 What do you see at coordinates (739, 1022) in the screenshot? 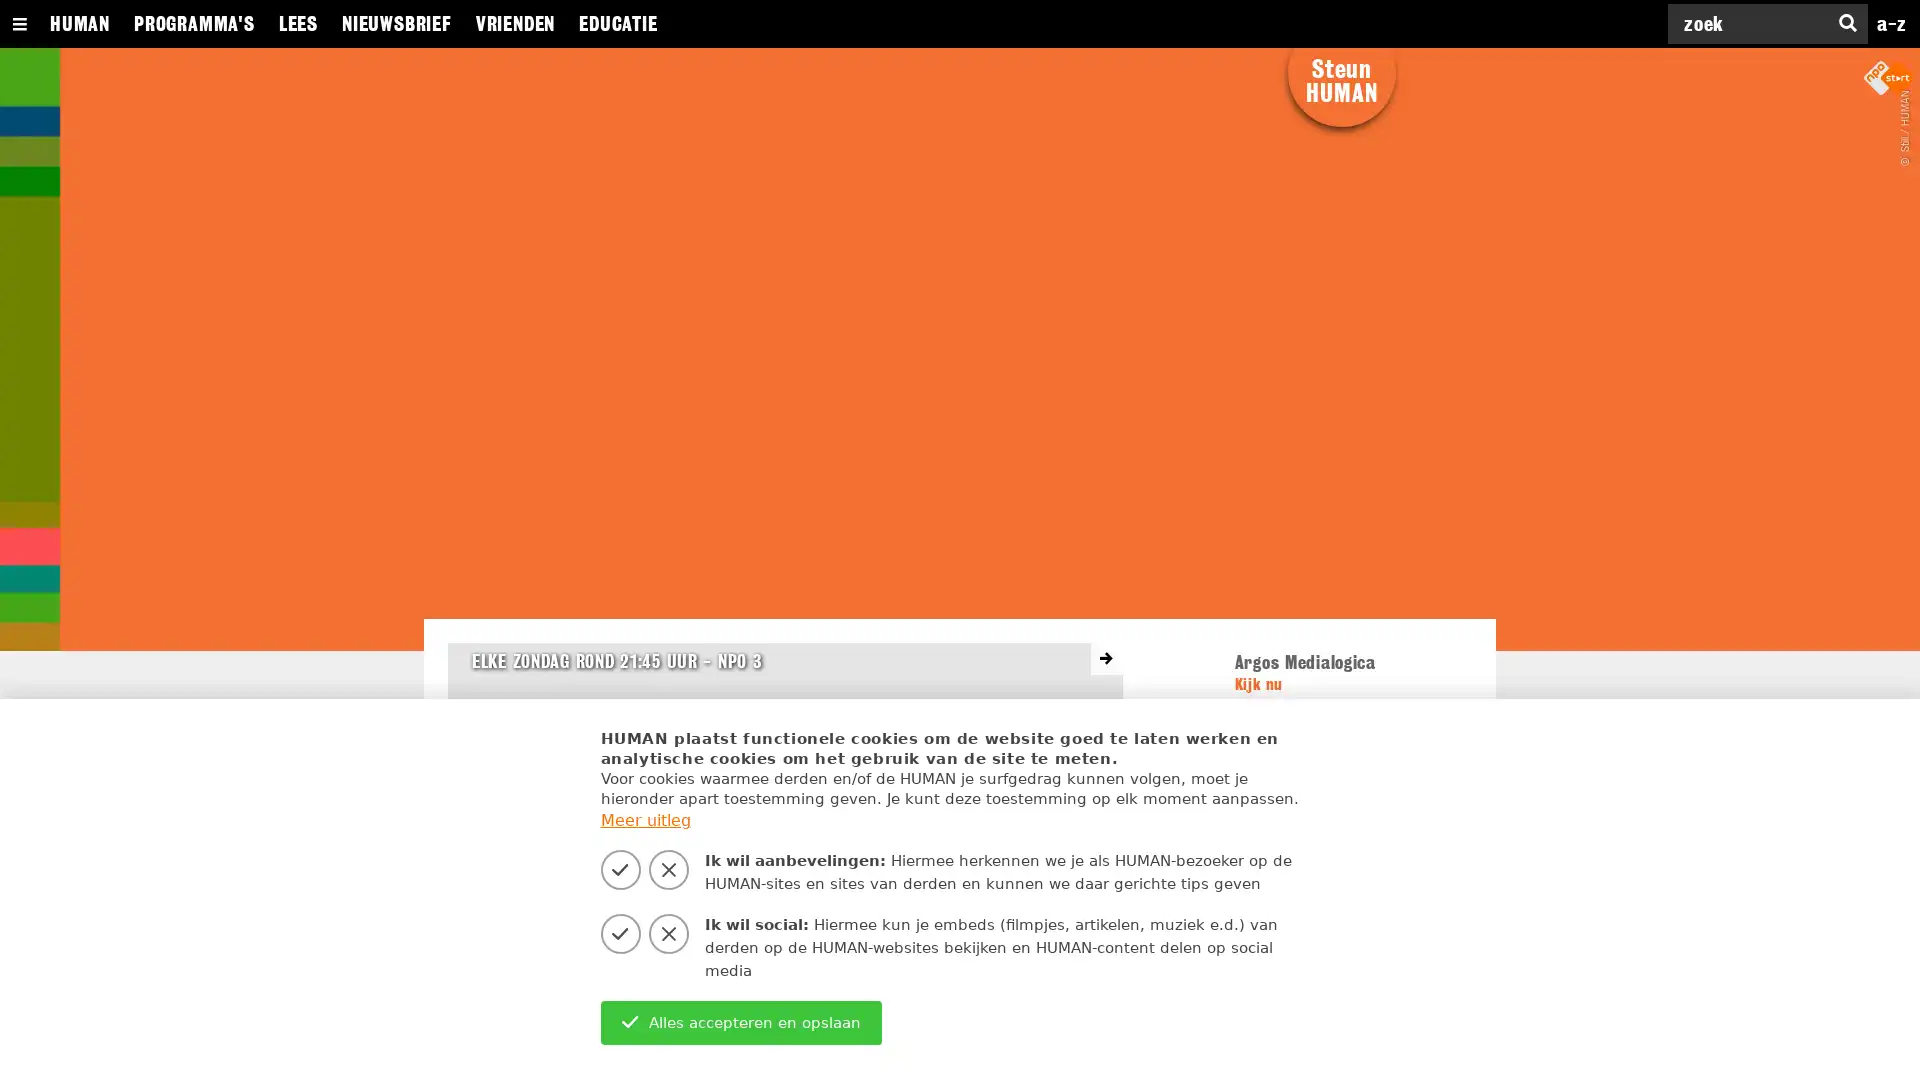
I see `Alles accepteren en opslaan` at bounding box center [739, 1022].